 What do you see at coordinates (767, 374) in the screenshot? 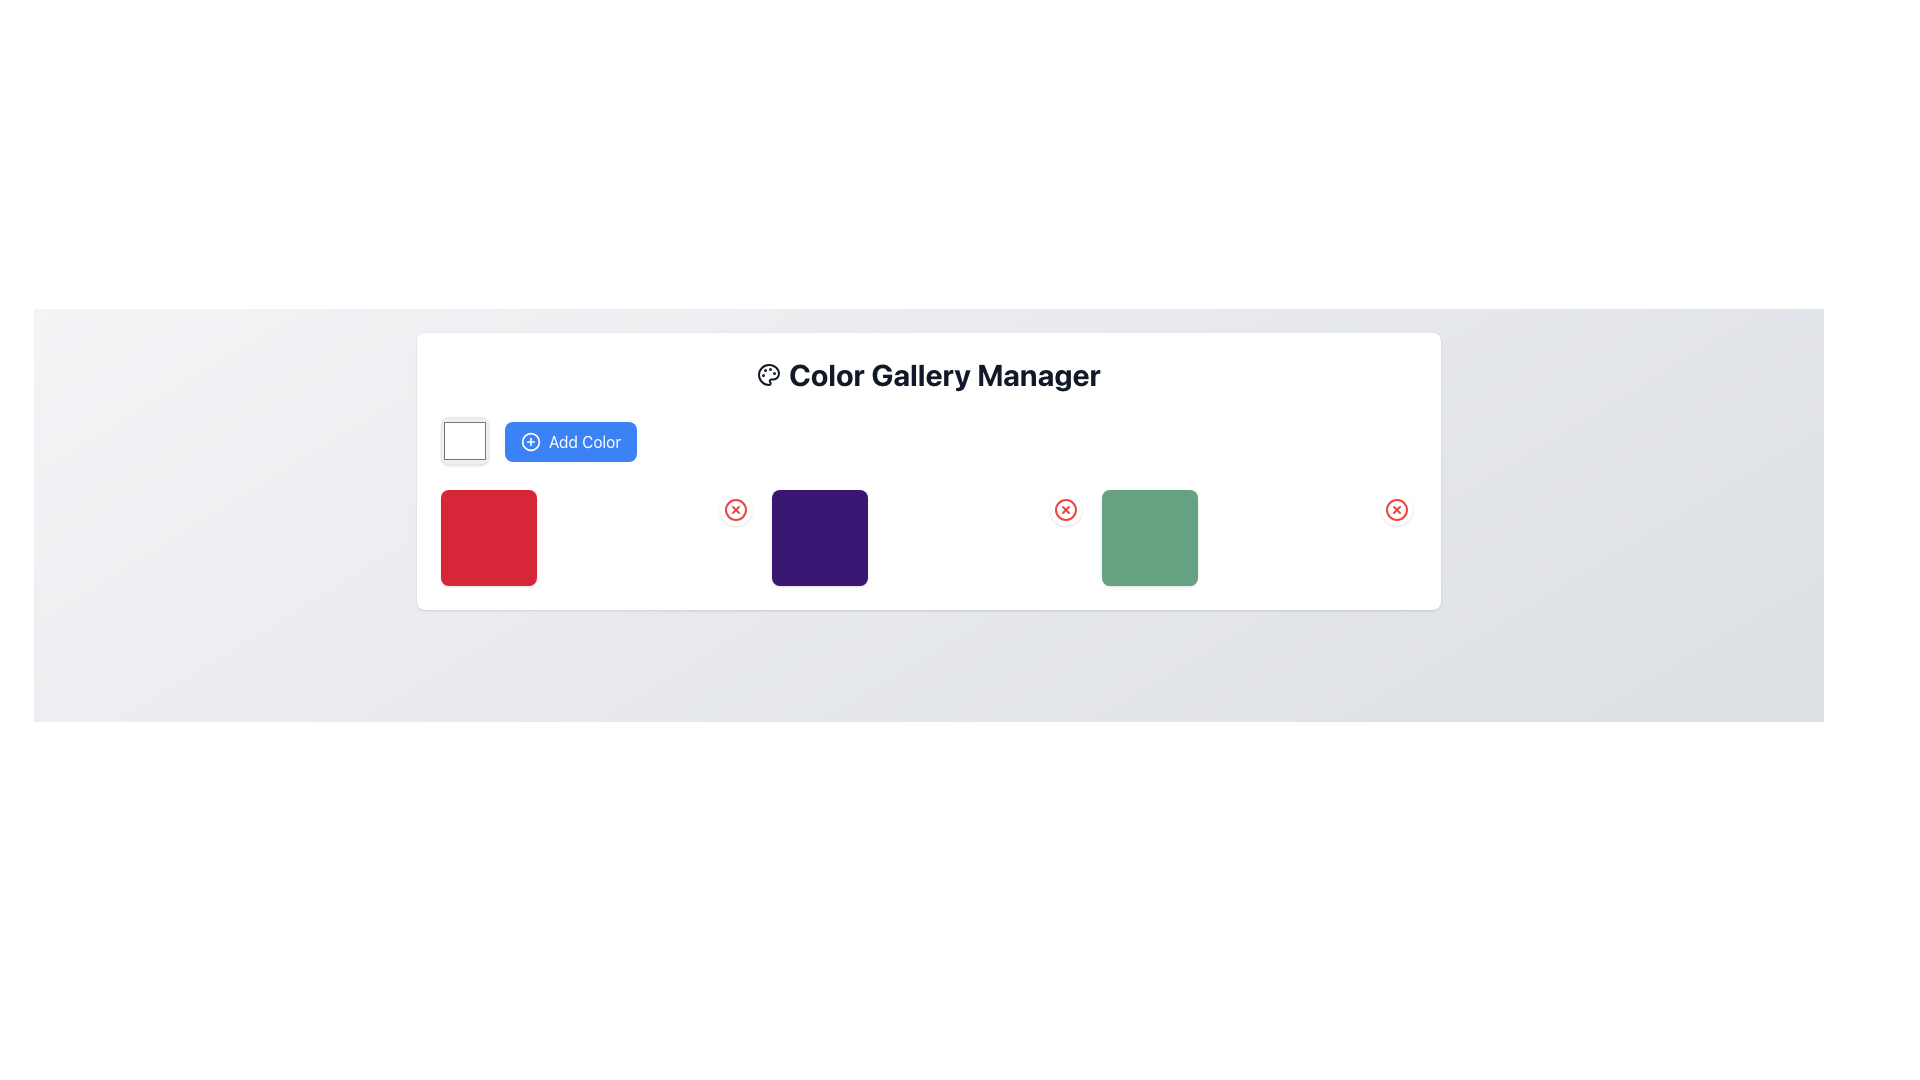
I see `the decorative icon representing color management, located to the left of the 'Color Gallery Manager' heading` at bounding box center [767, 374].